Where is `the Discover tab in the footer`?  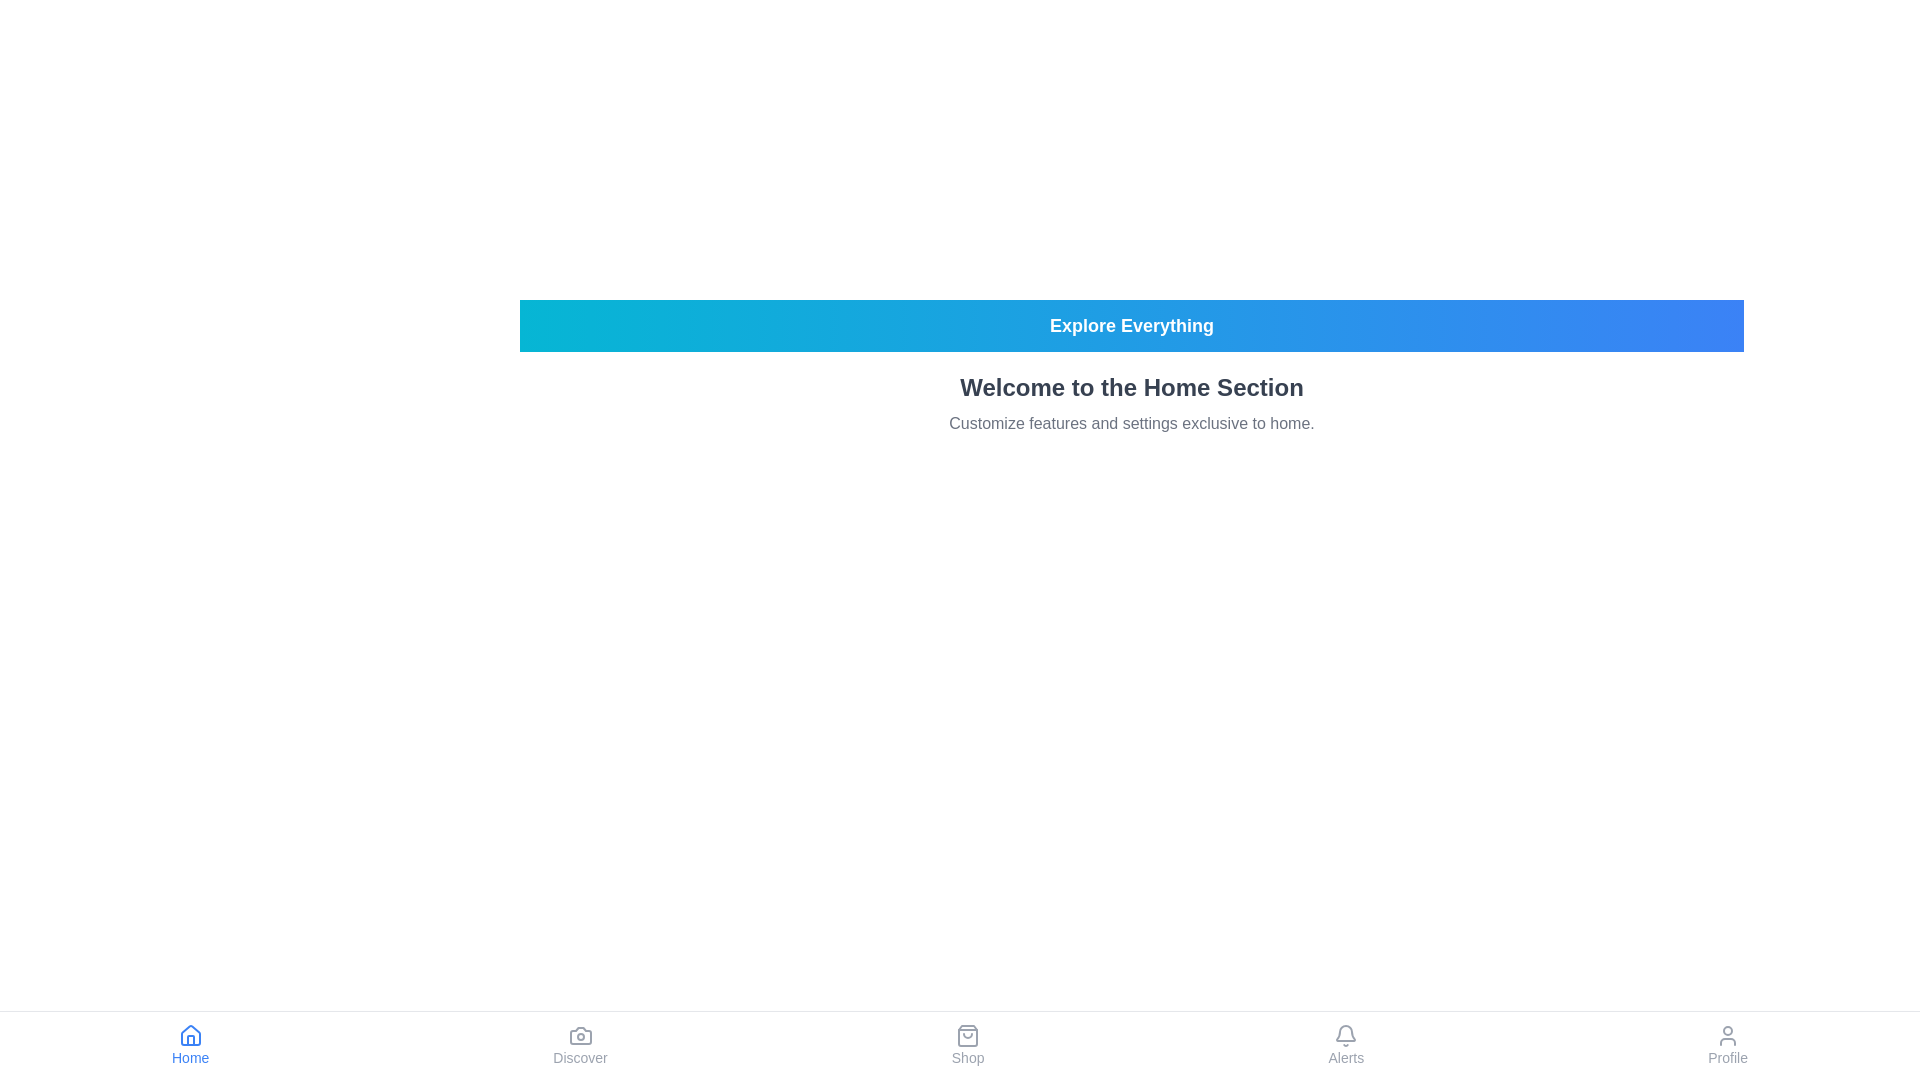
the Discover tab in the footer is located at coordinates (579, 1044).